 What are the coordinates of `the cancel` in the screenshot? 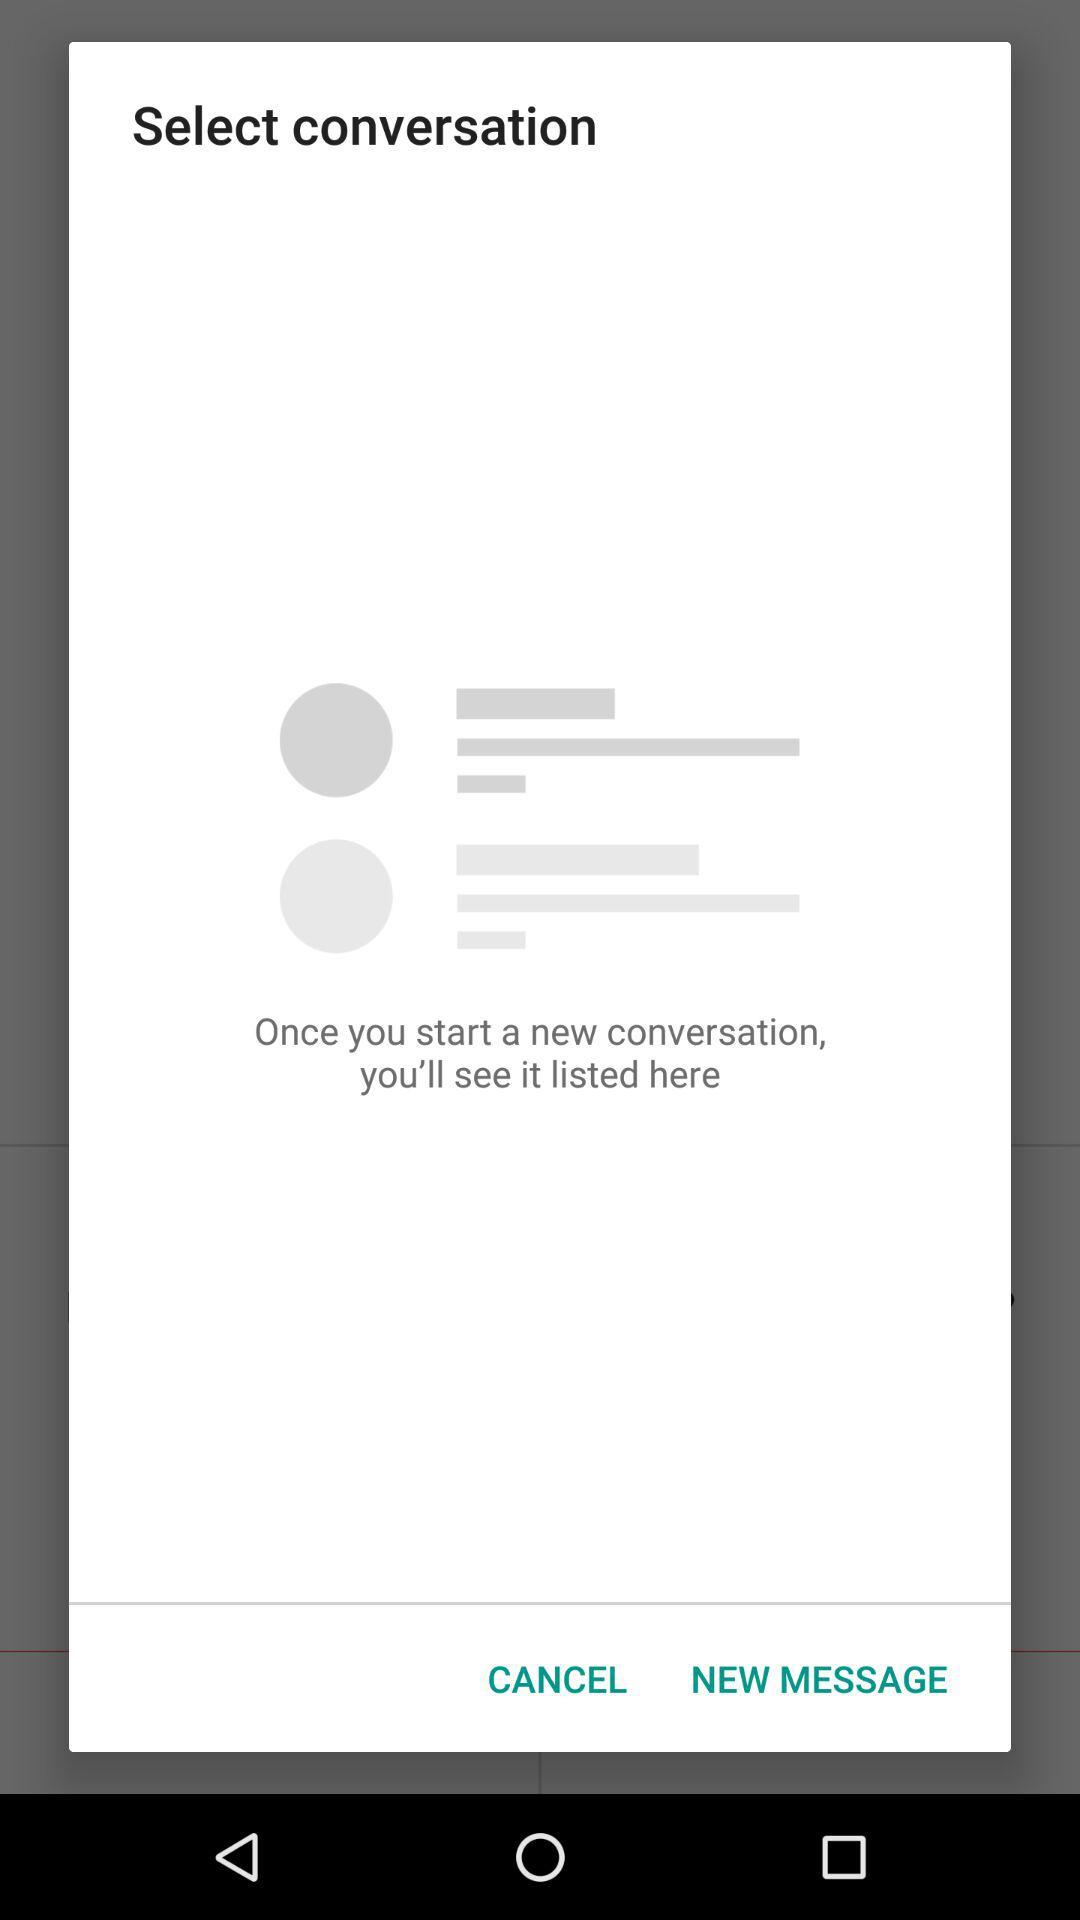 It's located at (557, 1678).